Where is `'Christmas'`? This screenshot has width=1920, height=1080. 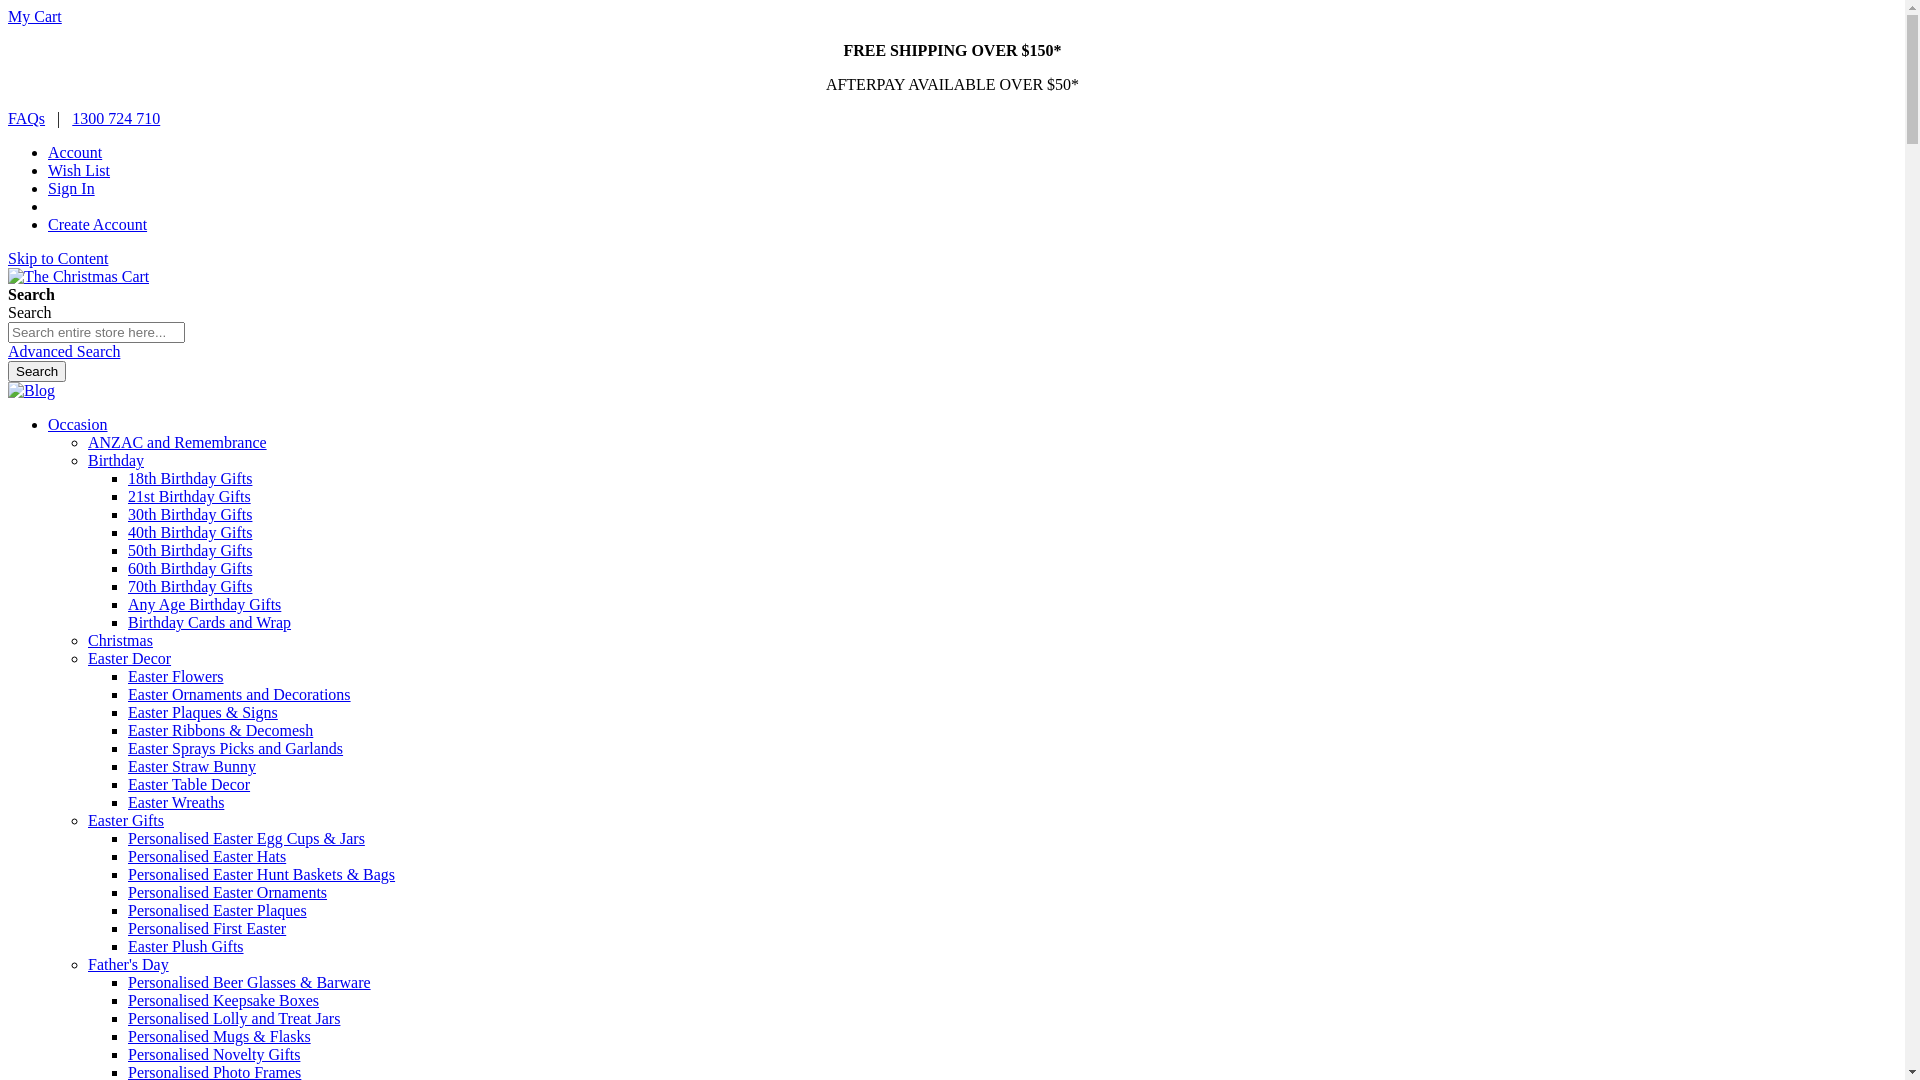
'Christmas' is located at coordinates (119, 640).